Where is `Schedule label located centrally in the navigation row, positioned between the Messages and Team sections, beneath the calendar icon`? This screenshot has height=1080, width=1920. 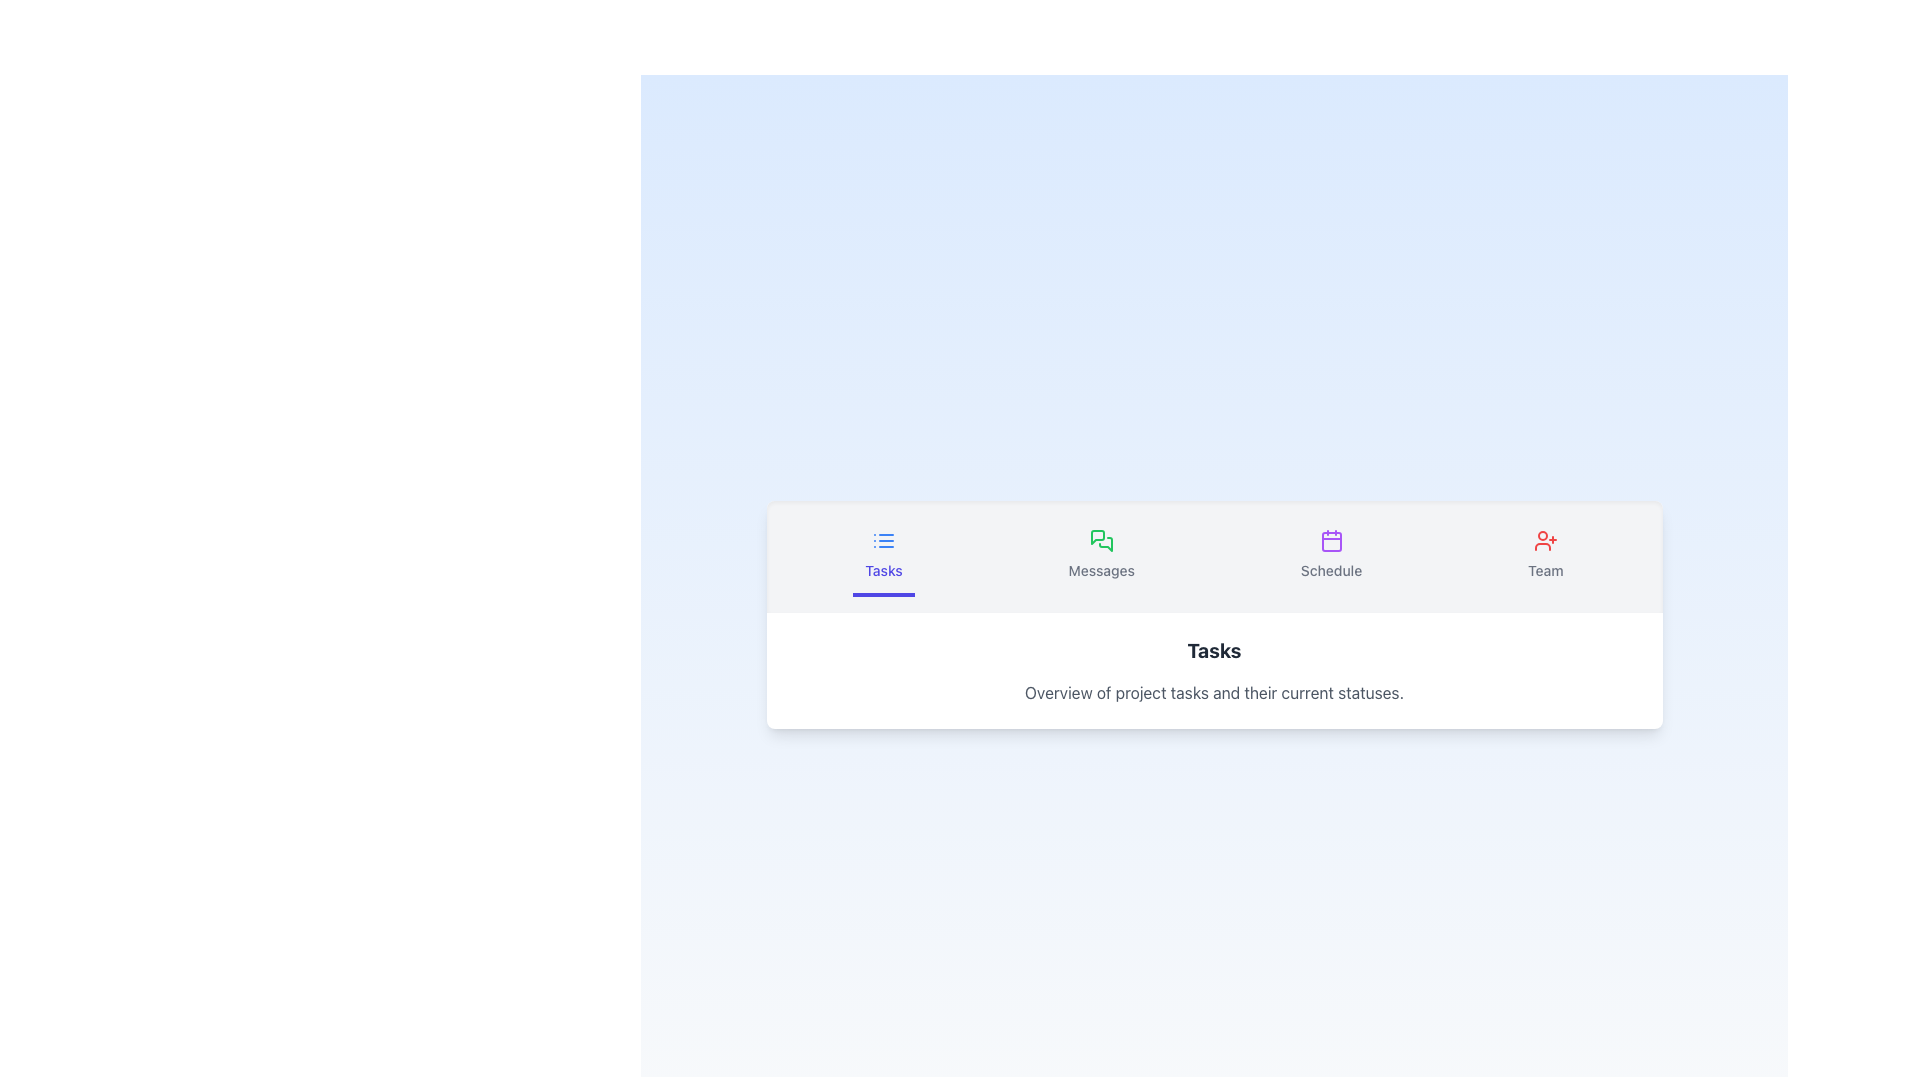 Schedule label located centrally in the navigation row, positioned between the Messages and Team sections, beneath the calendar icon is located at coordinates (1331, 570).